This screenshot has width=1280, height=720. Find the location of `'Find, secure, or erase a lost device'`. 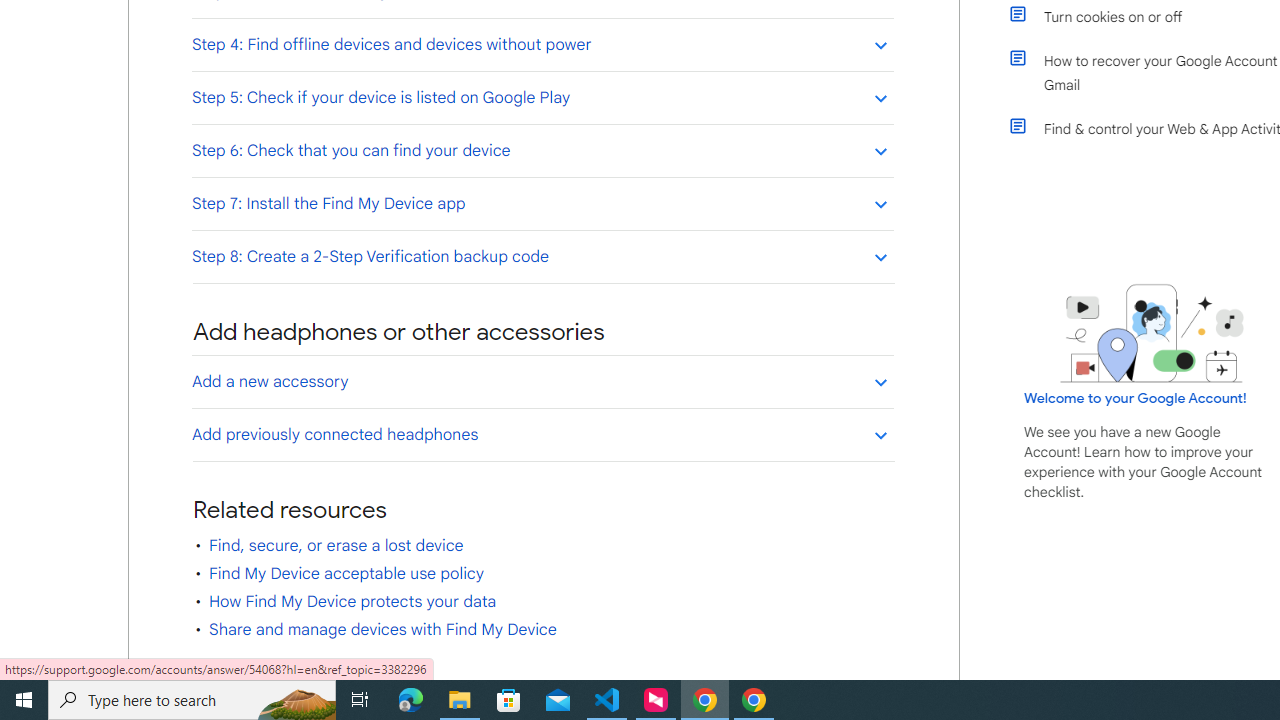

'Find, secure, or erase a lost device' is located at coordinates (336, 545).